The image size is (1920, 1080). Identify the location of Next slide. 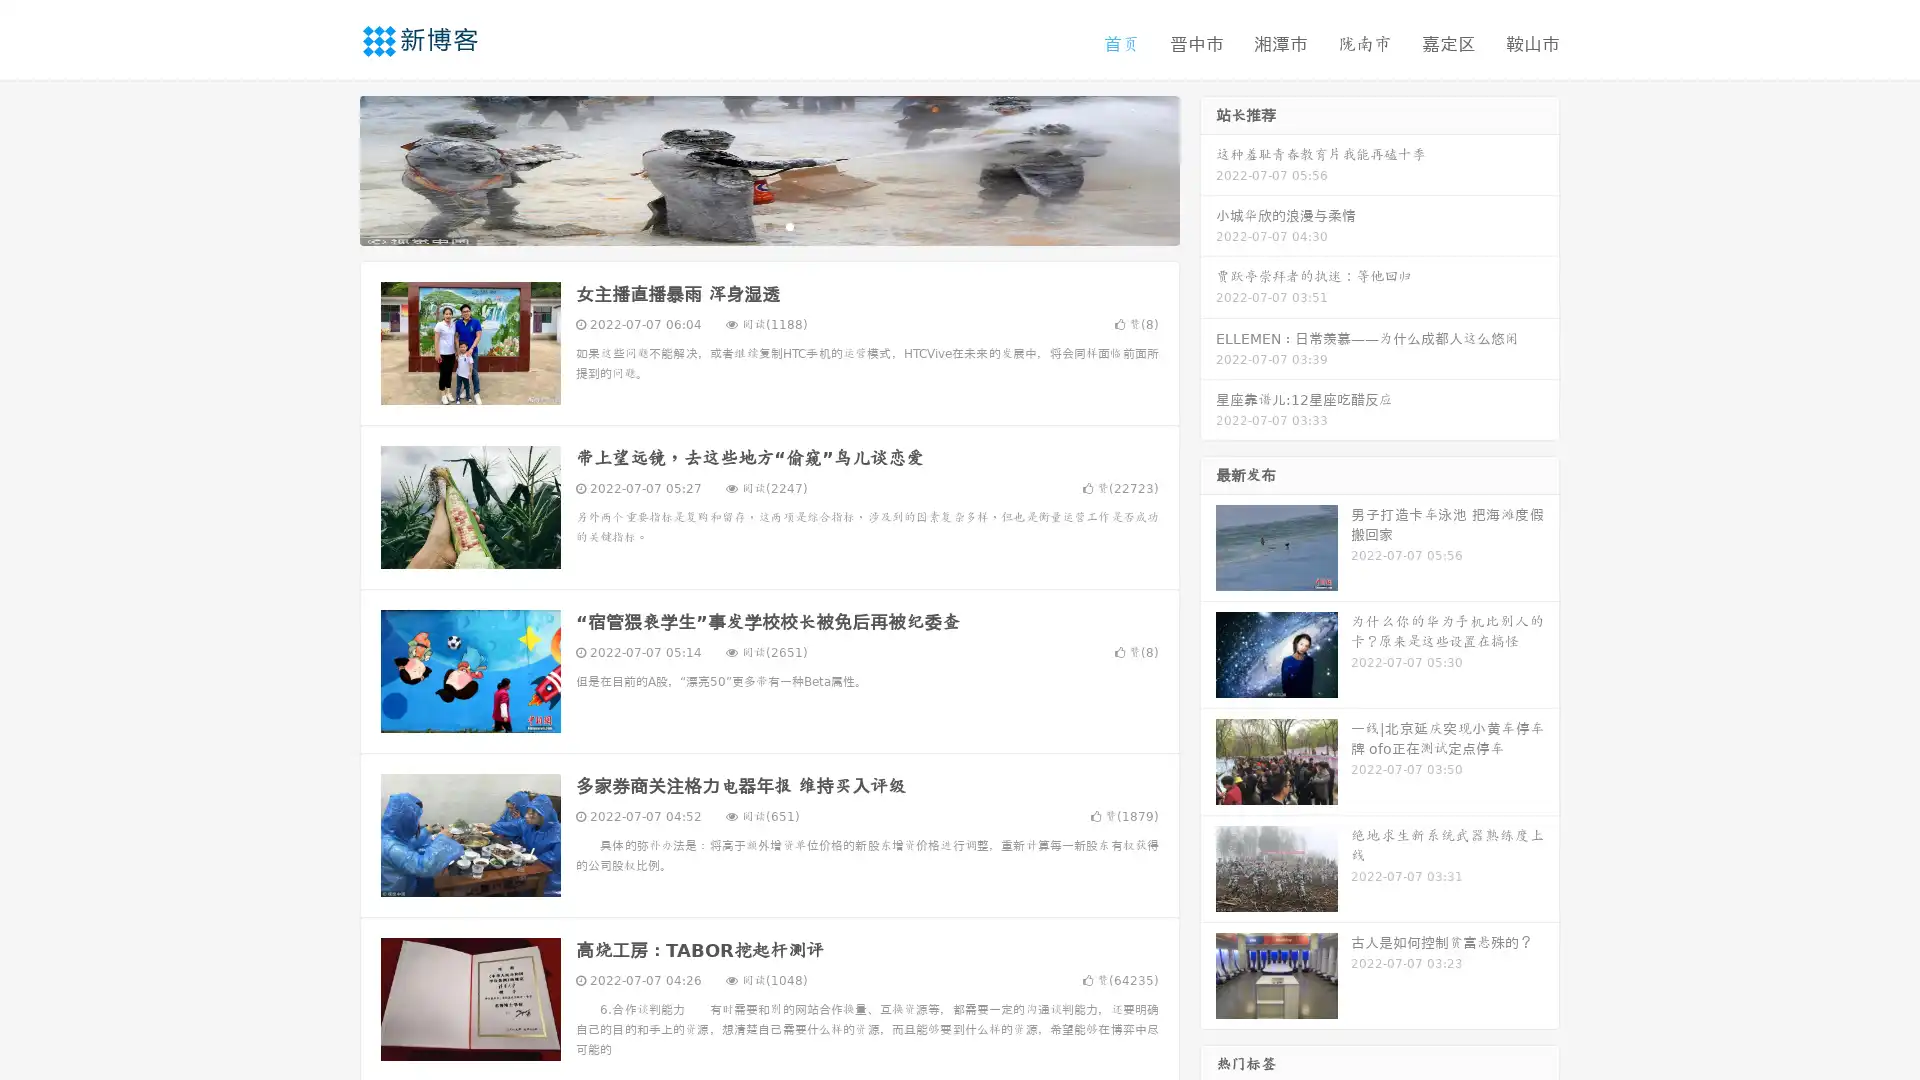
(1208, 168).